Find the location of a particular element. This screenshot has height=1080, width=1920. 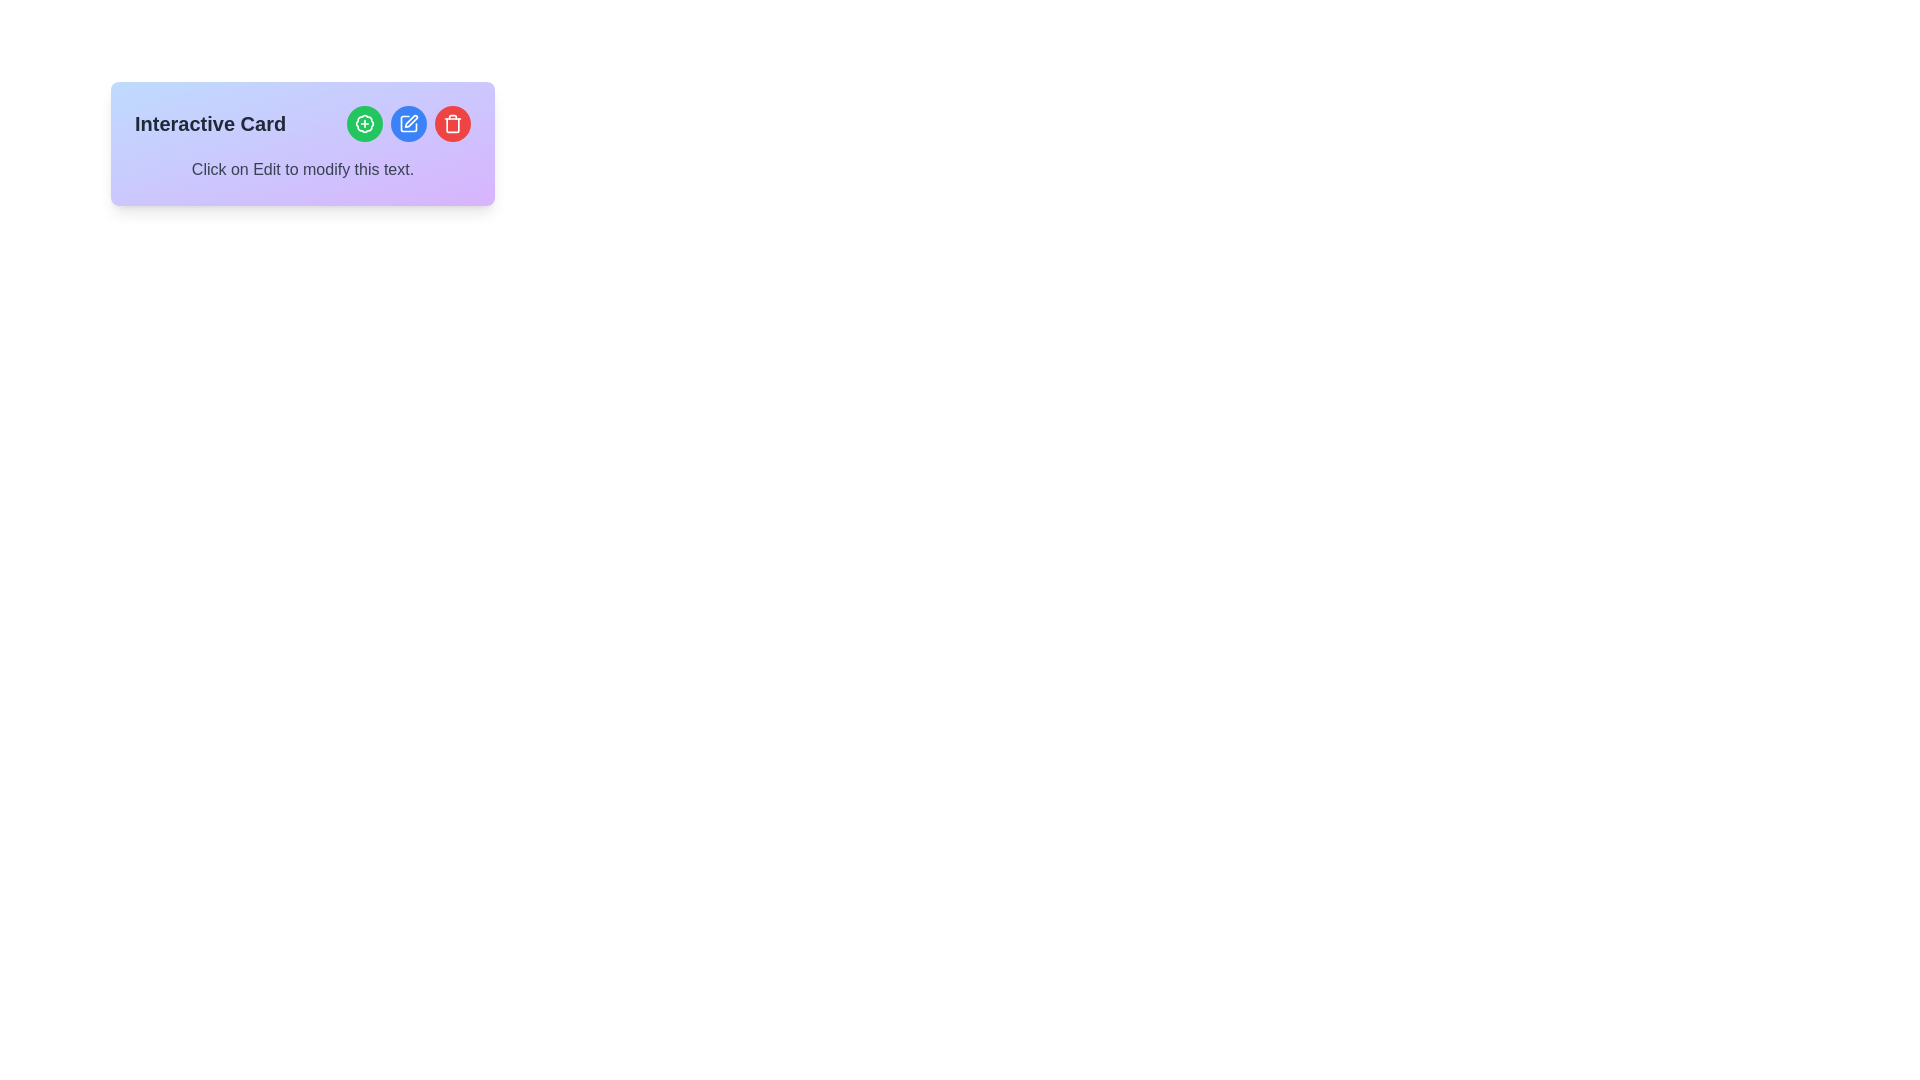

the icon located at the top-right corner of the interactive card, which is part of a grouped icon set is located at coordinates (451, 124).